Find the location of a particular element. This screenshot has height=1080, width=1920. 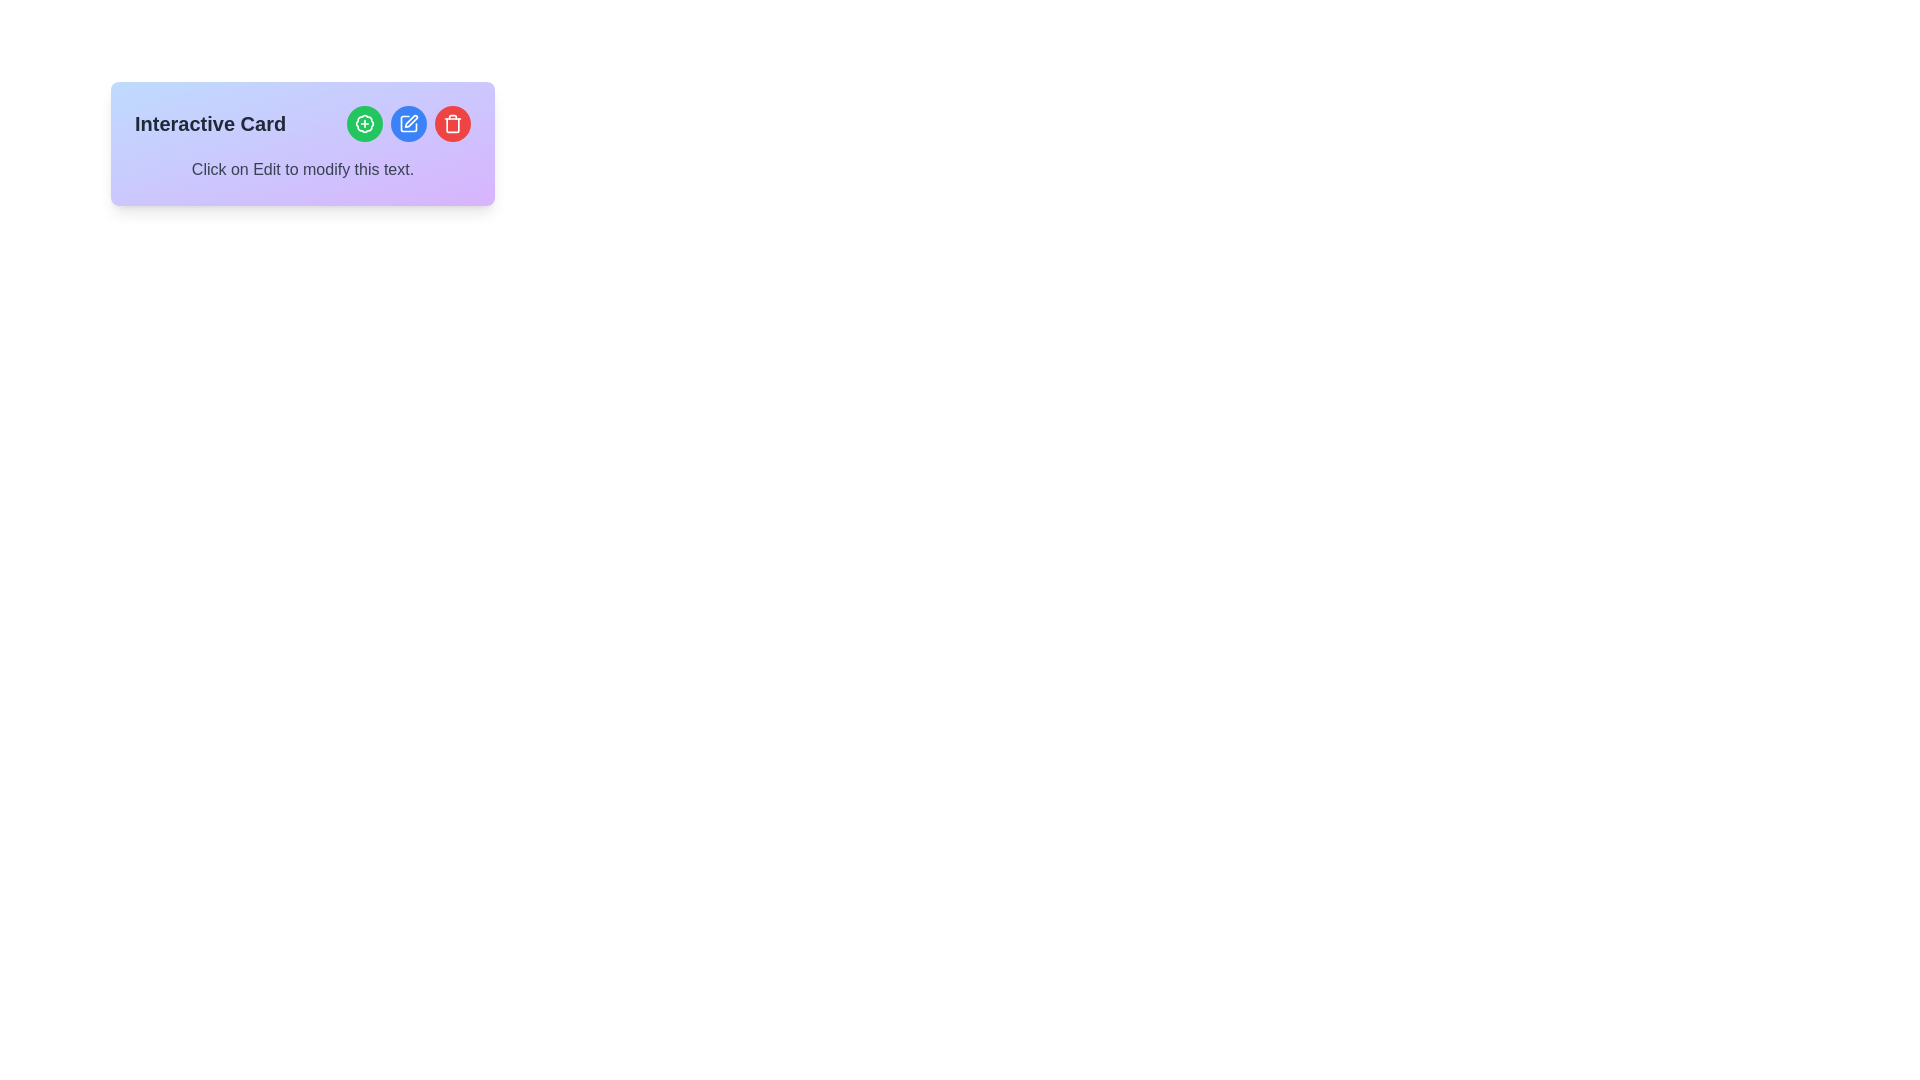

the icon located at the top-right corner of the interactive card, which is part of a grouped icon set is located at coordinates (451, 124).